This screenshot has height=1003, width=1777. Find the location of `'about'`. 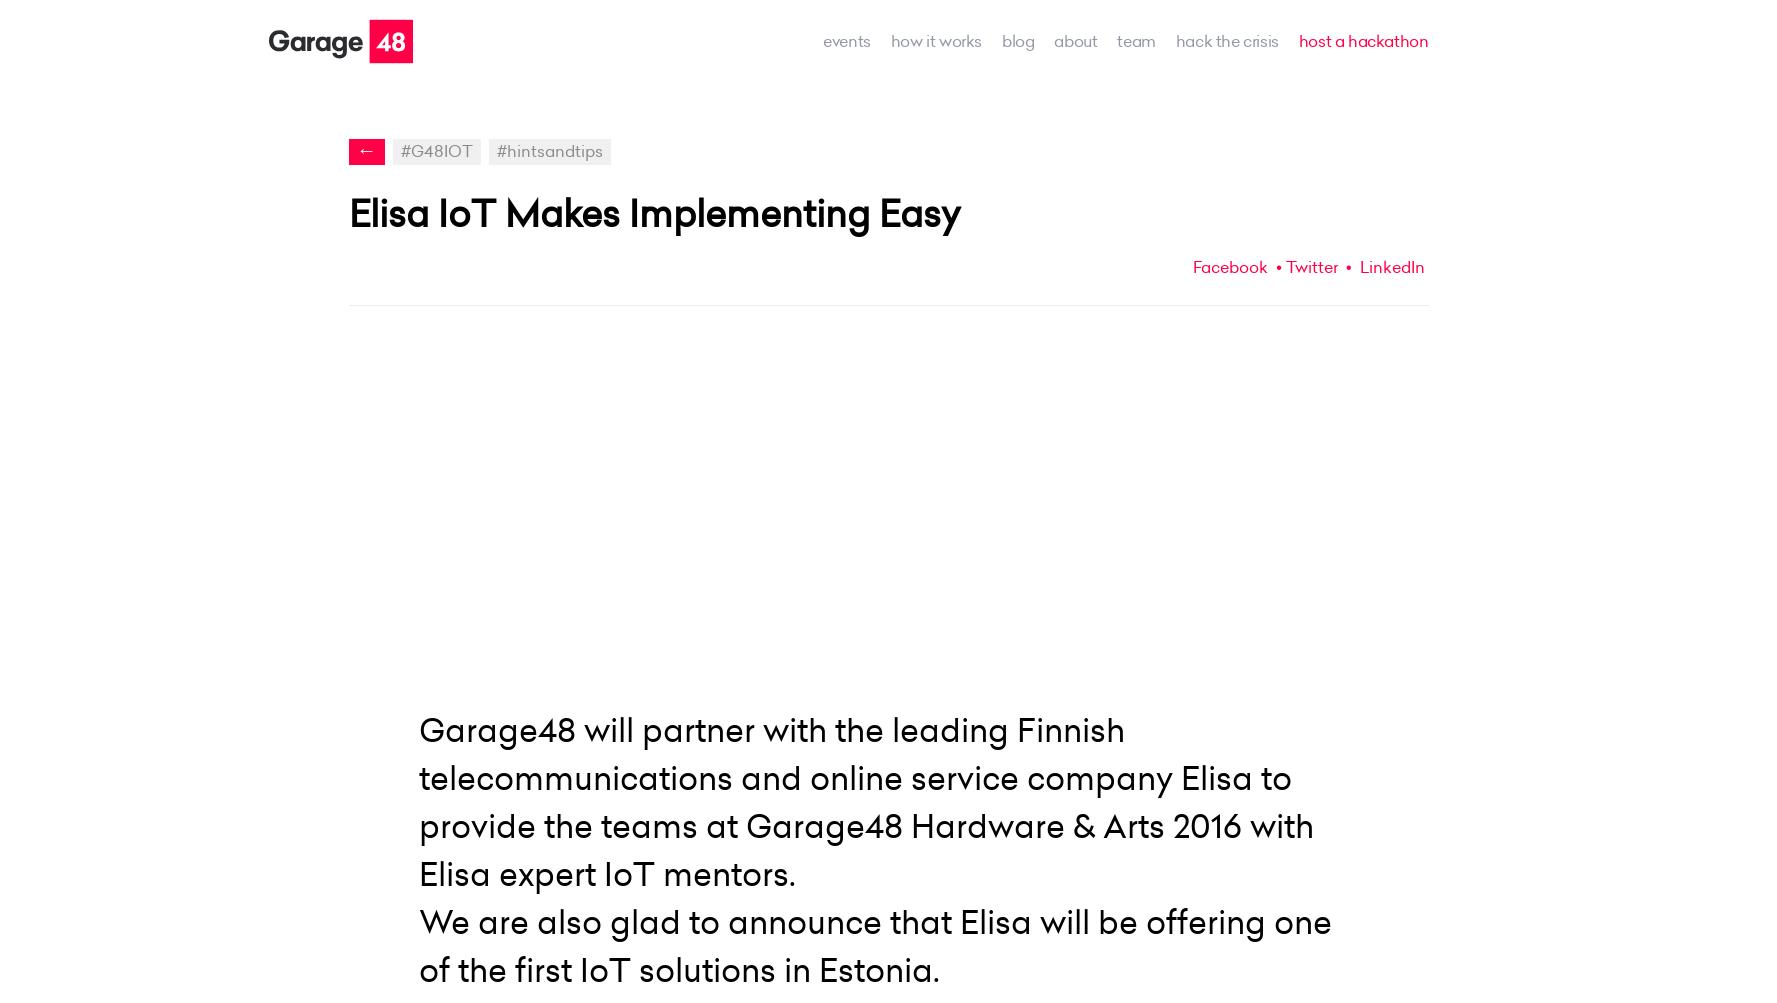

'about' is located at coordinates (1075, 40).